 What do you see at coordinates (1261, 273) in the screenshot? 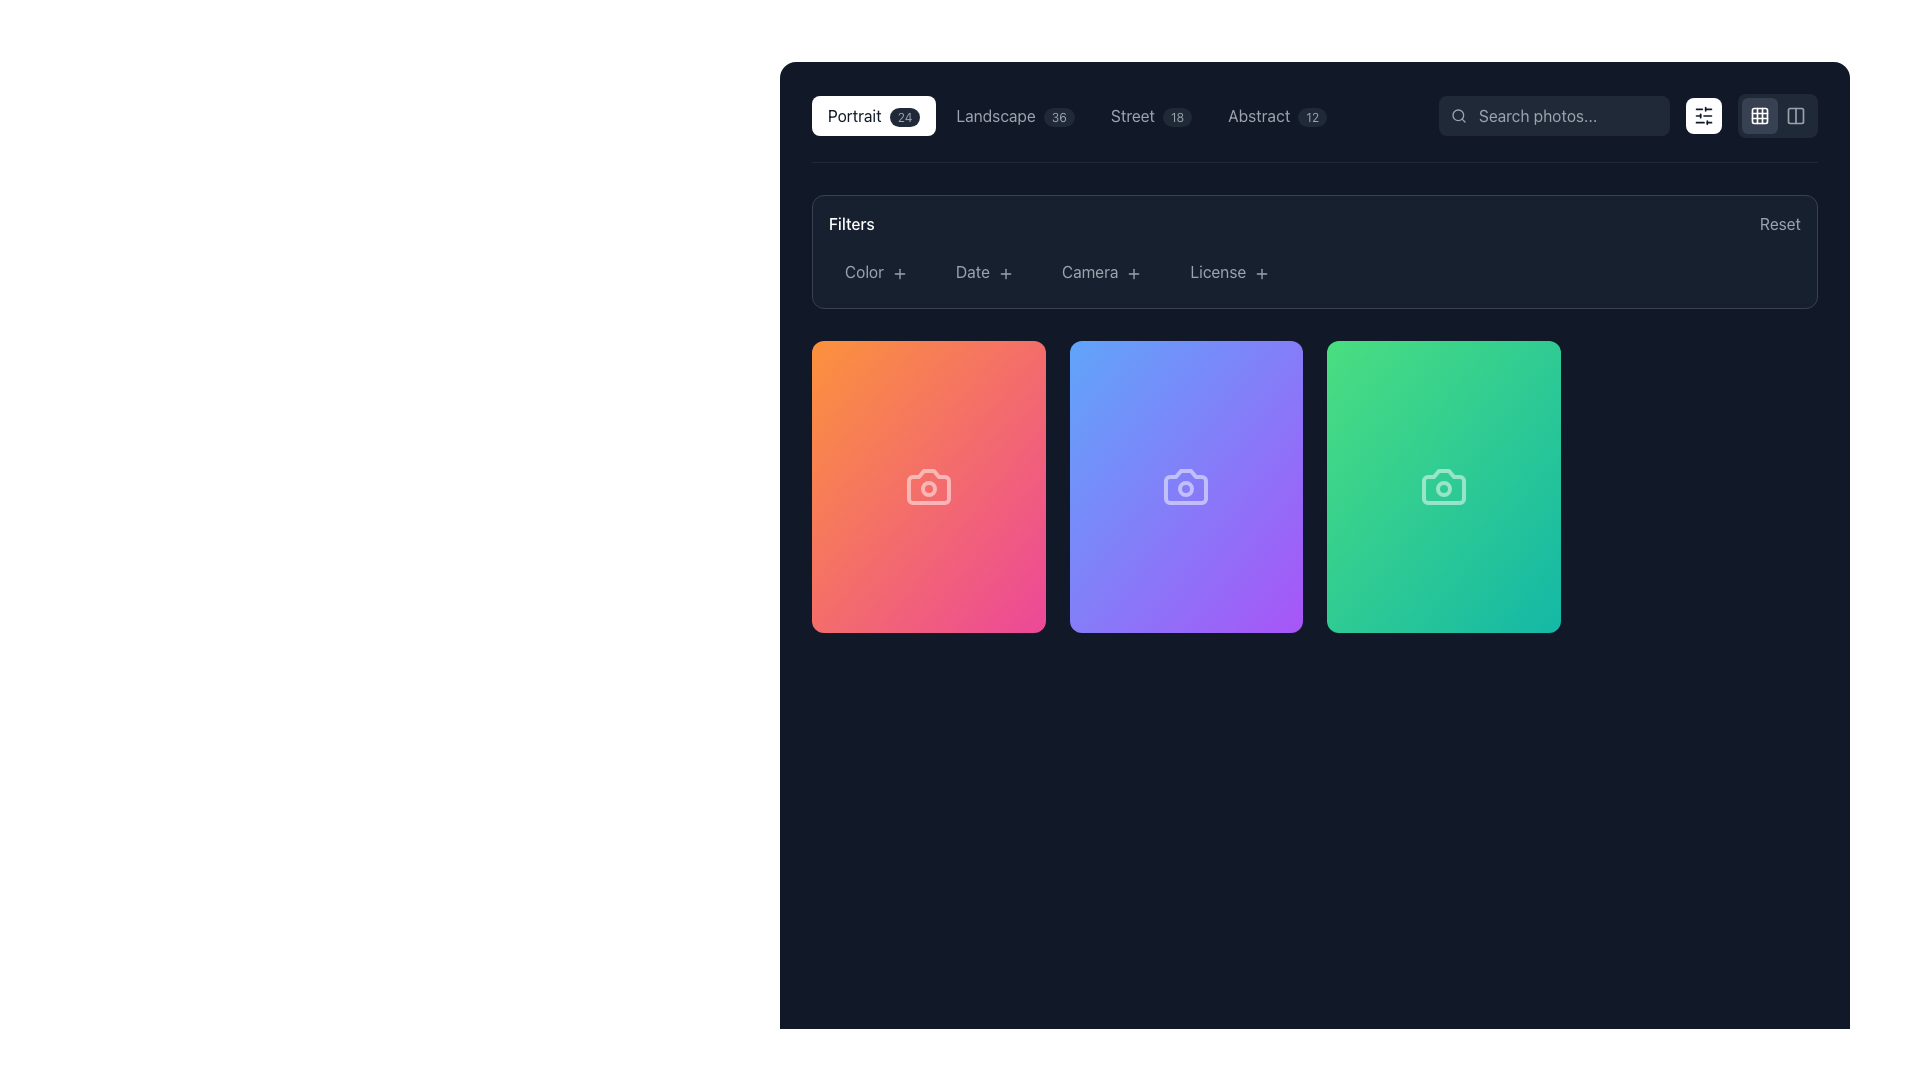
I see `the inline icon next to the 'License' button` at bounding box center [1261, 273].